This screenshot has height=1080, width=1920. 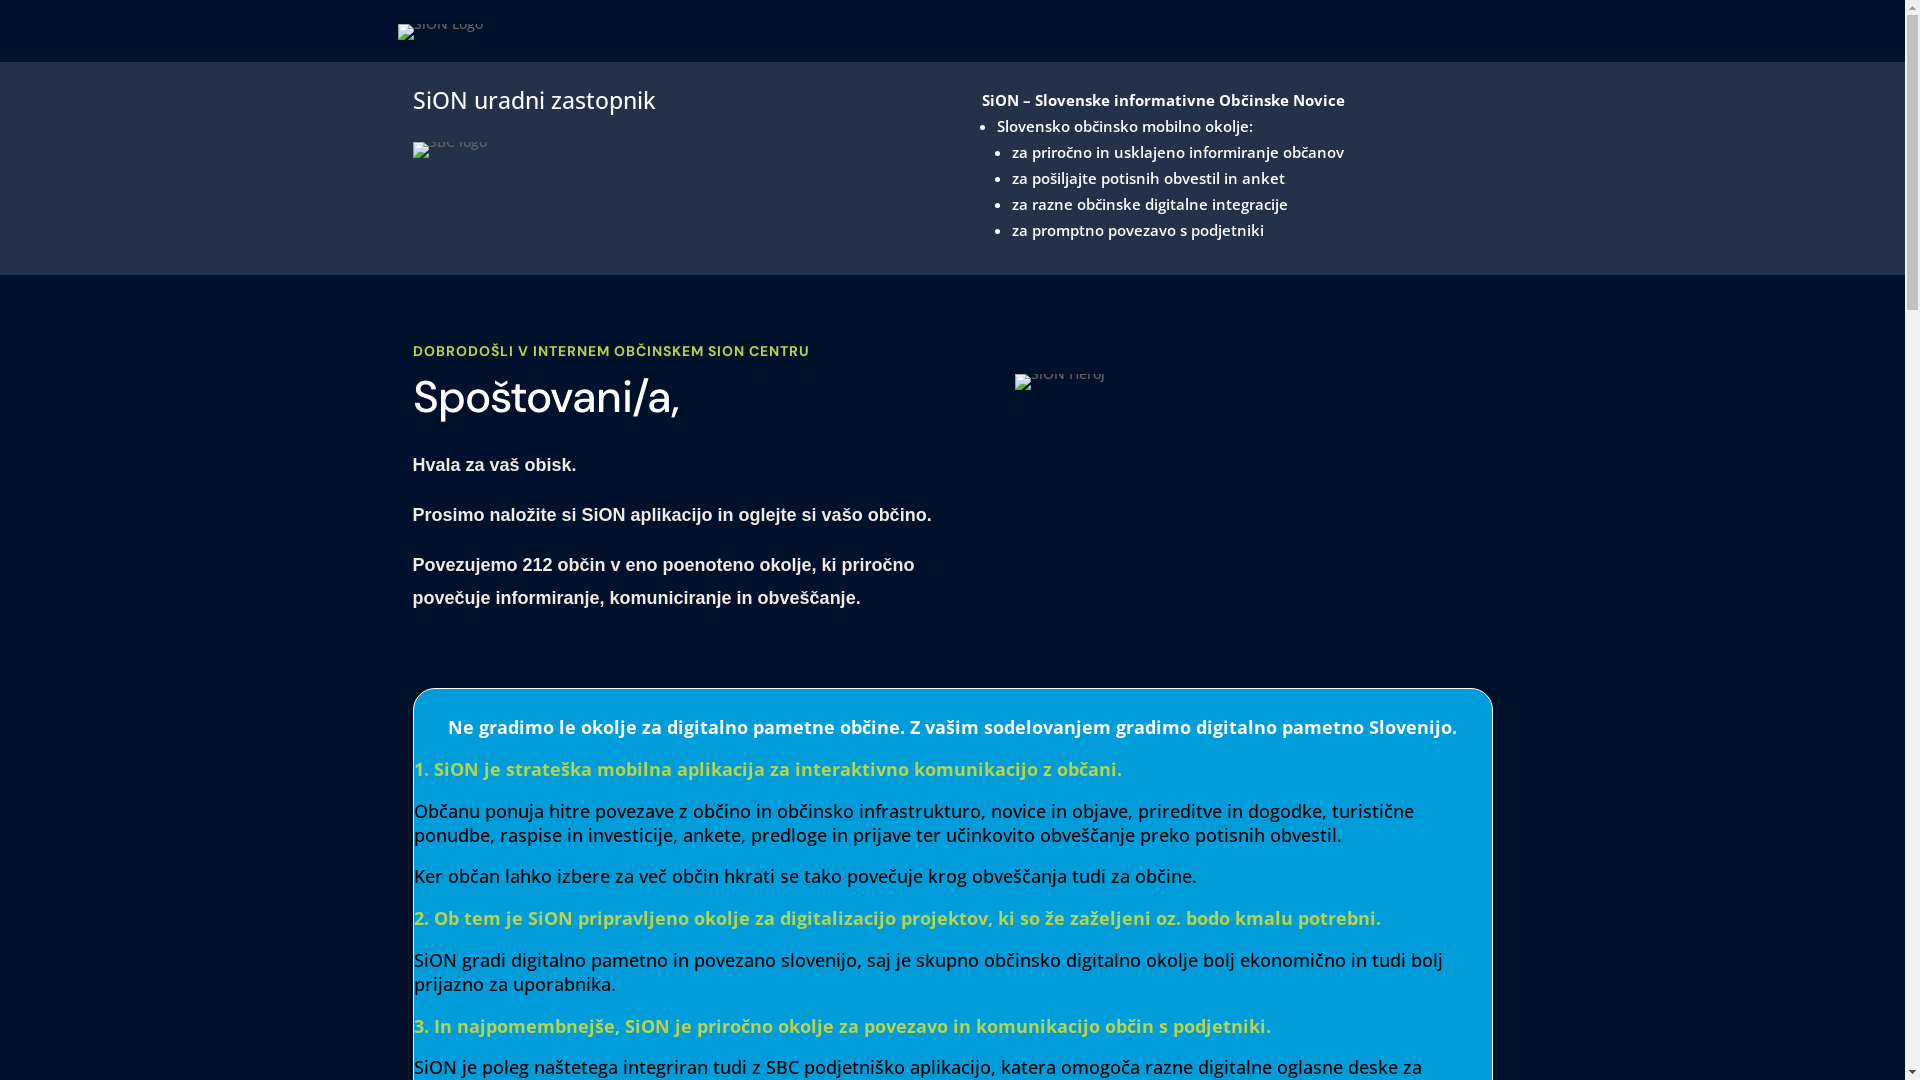 I want to click on 'SiON-app', so click(x=1059, y=381).